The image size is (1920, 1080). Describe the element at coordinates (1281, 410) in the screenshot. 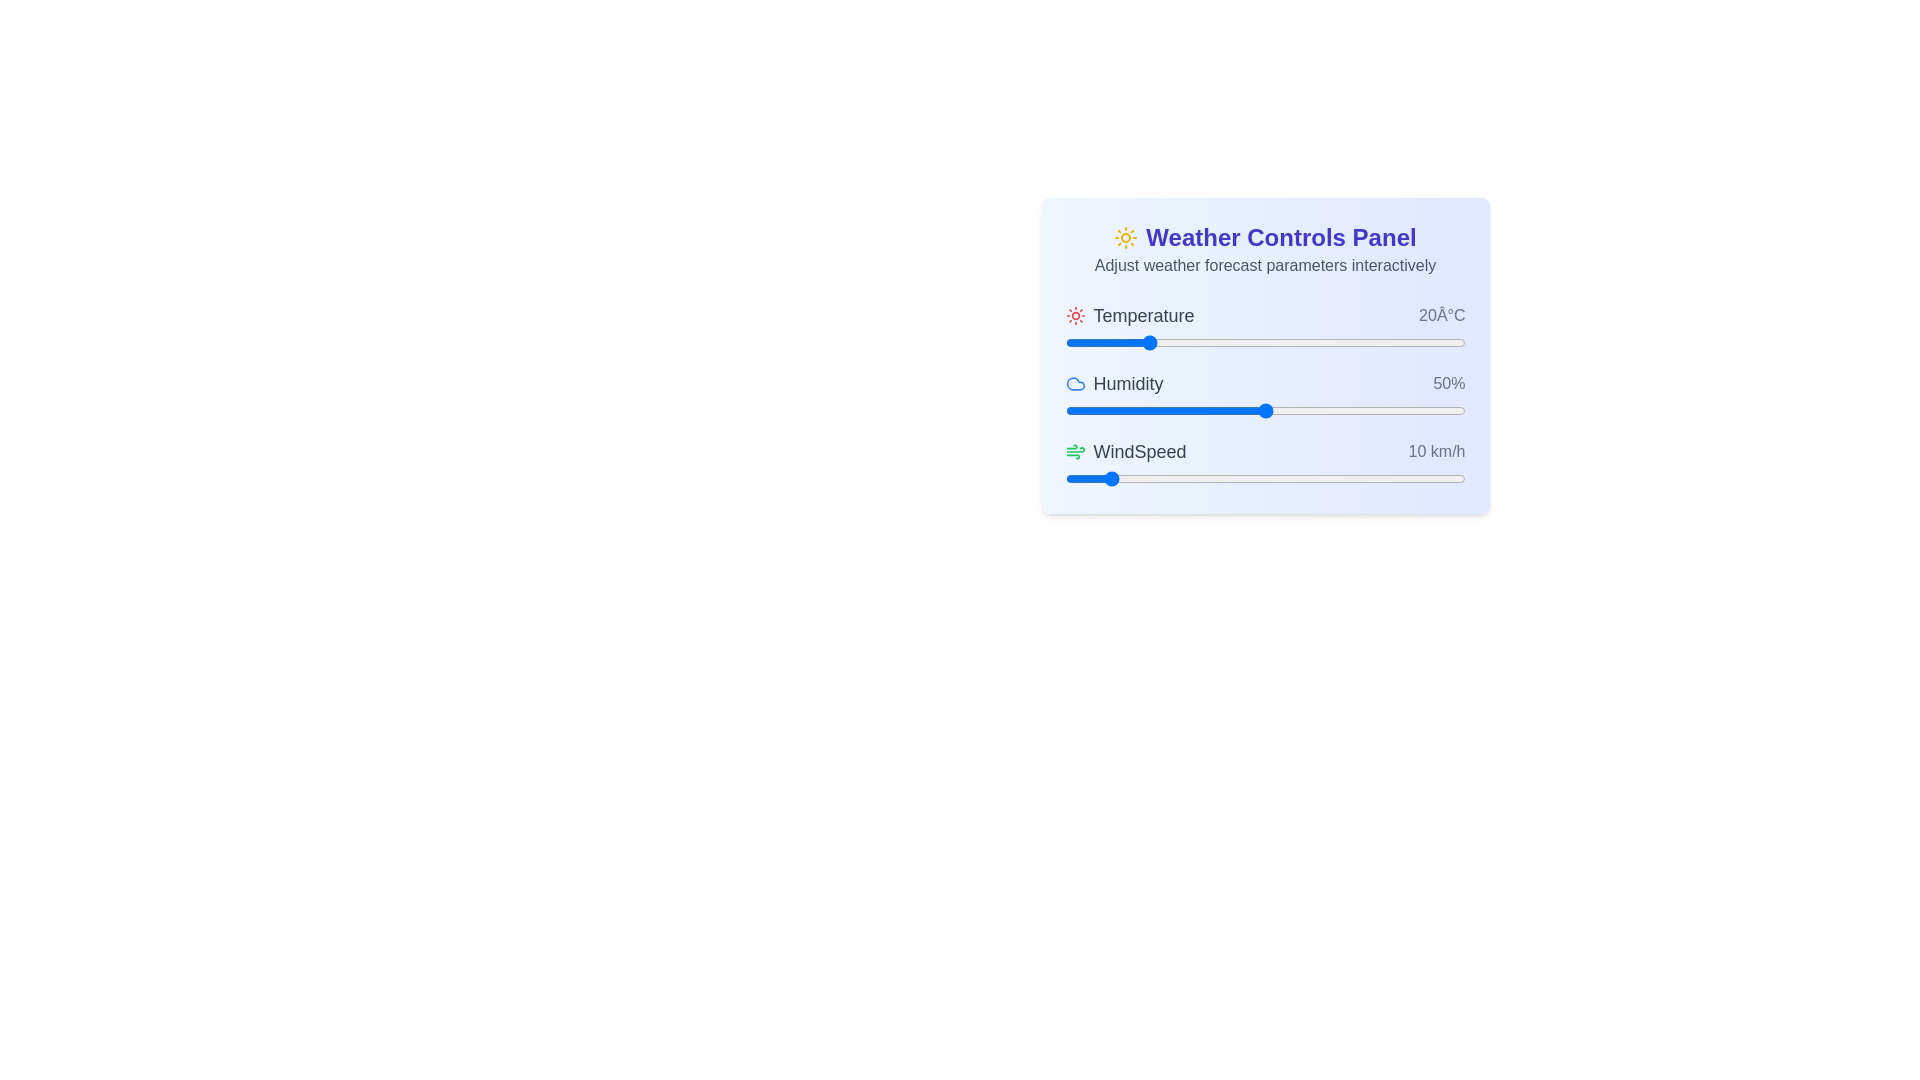

I see `the humidity slider to 54%` at that location.